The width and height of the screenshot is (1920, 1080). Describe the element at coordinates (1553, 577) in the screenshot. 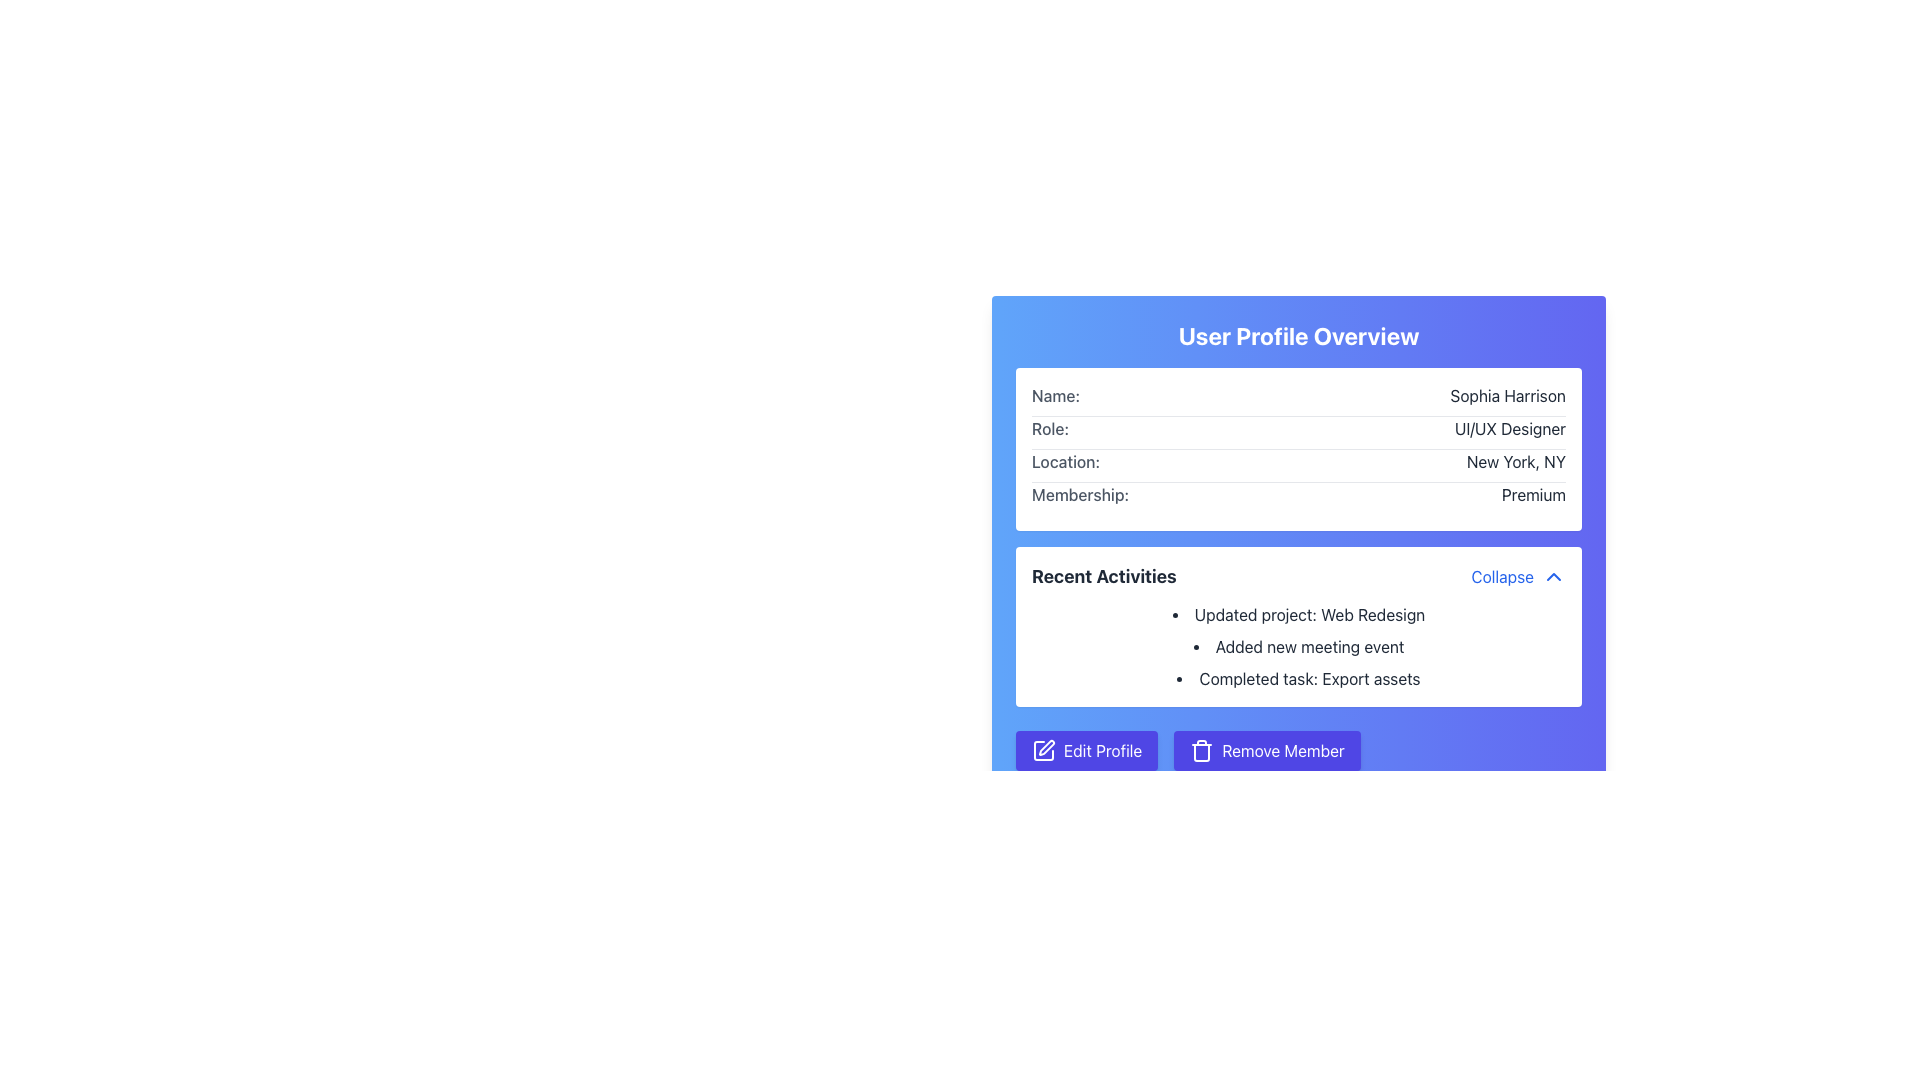

I see `the up-chevron icon located in the right-aligned section of the 'Collapse' text block in the 'Recent Activities' section` at that location.